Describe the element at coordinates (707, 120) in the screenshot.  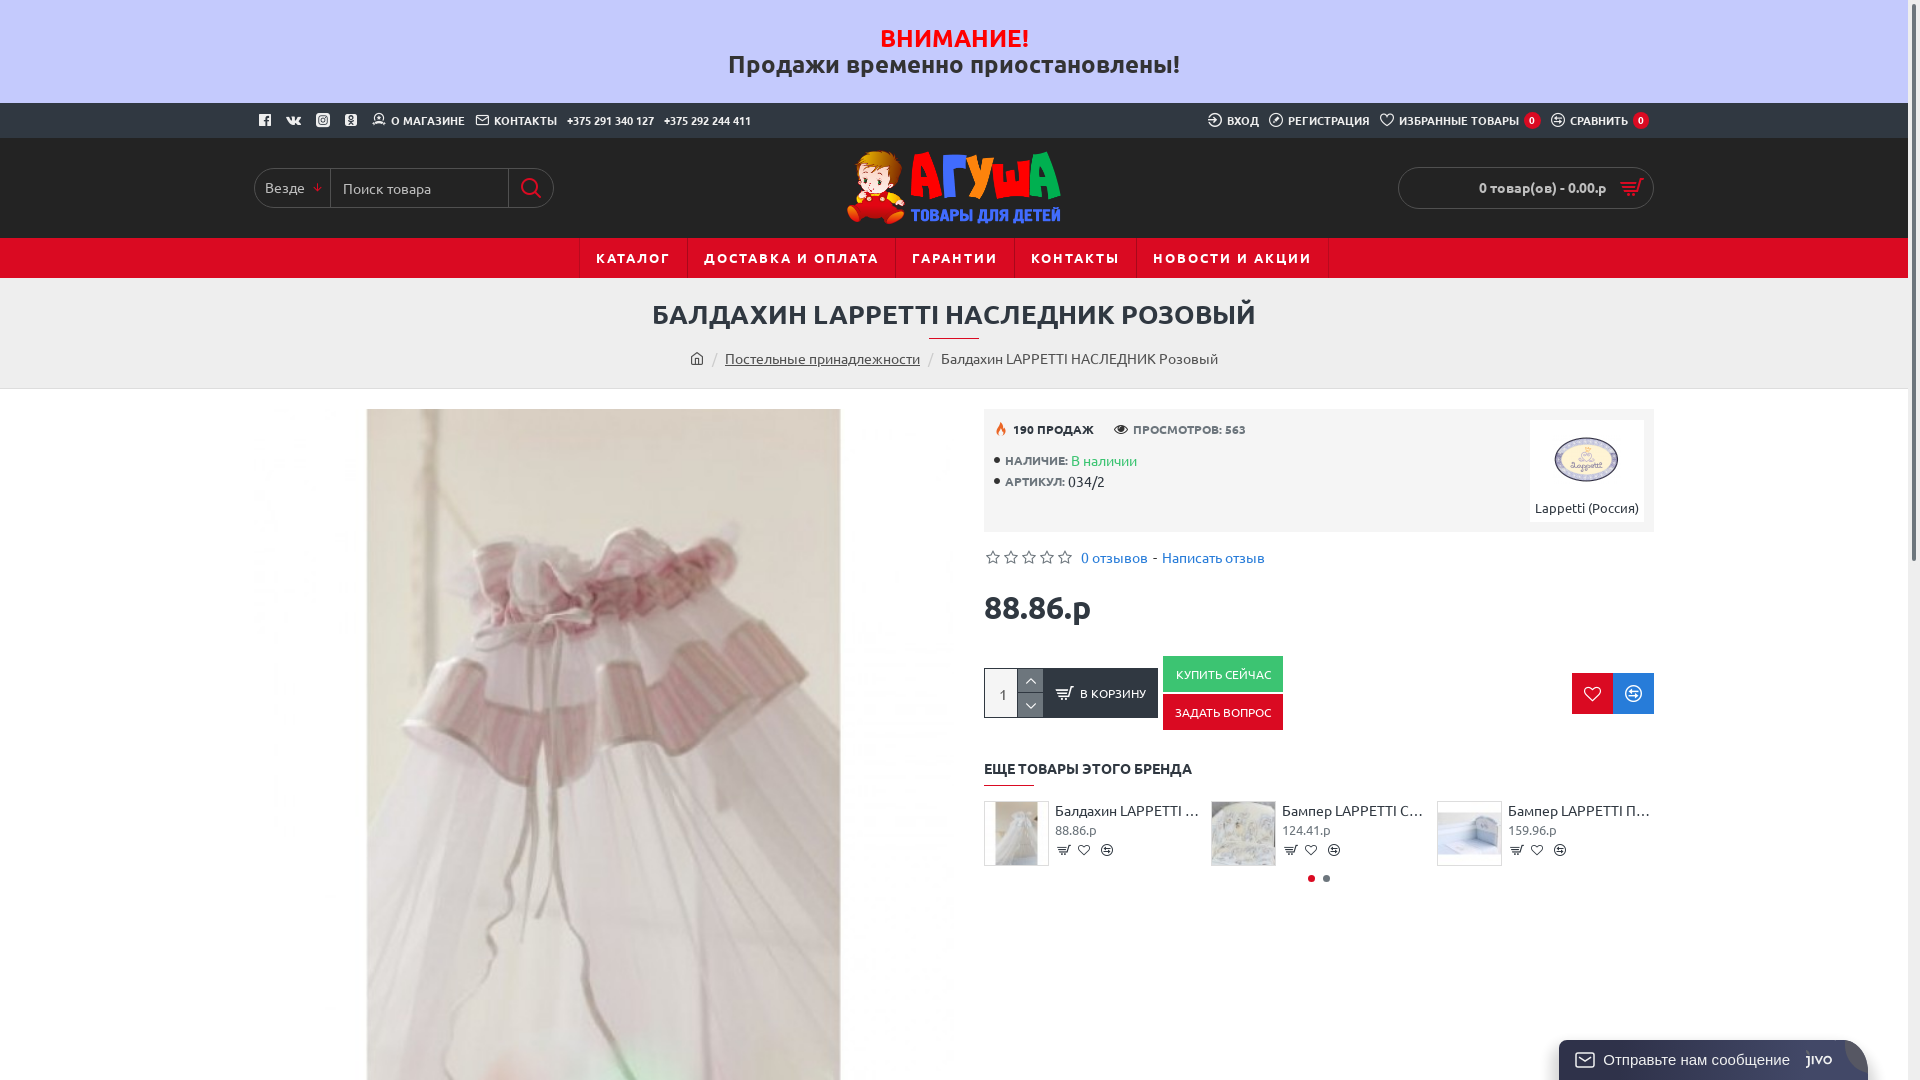
I see `'+375 292 244 411'` at that location.